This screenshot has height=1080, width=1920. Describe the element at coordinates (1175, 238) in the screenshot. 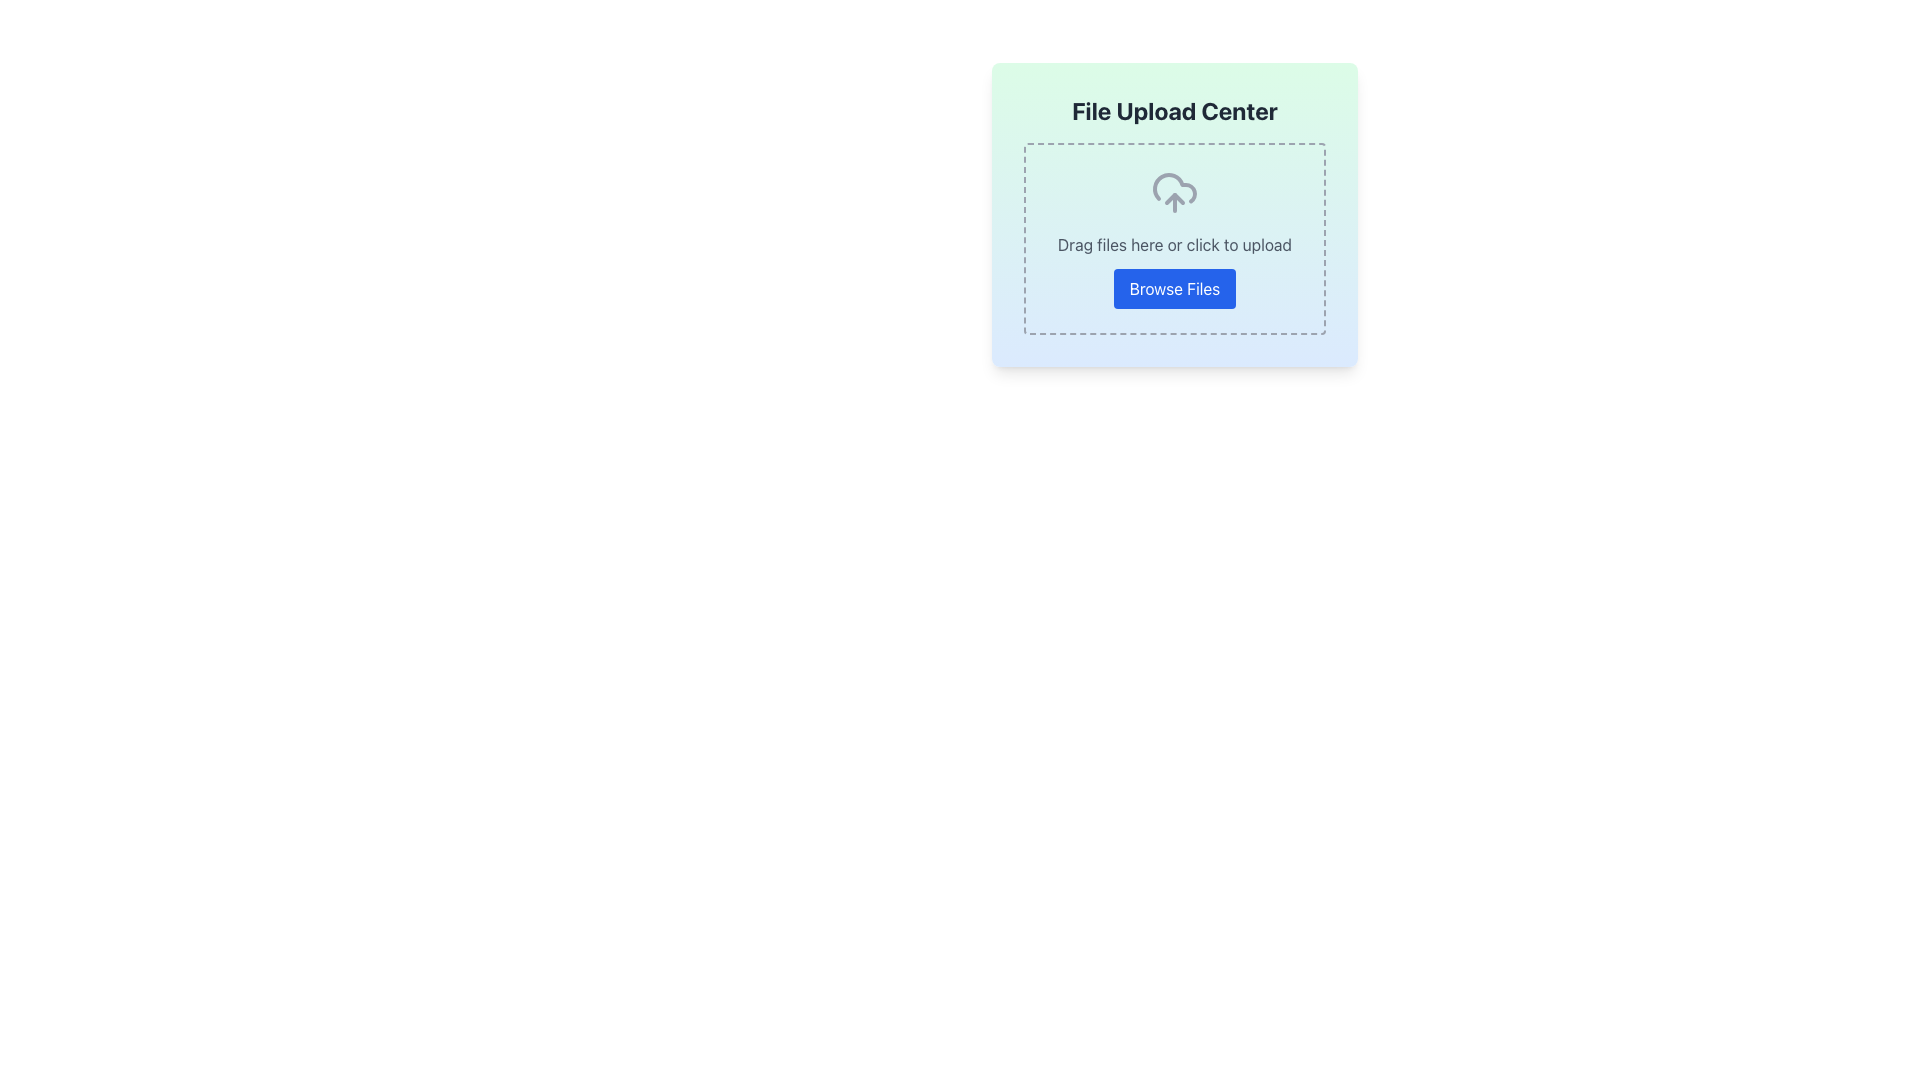

I see `the File uploader interface located centrally below the 'File Upload Center' text` at that location.